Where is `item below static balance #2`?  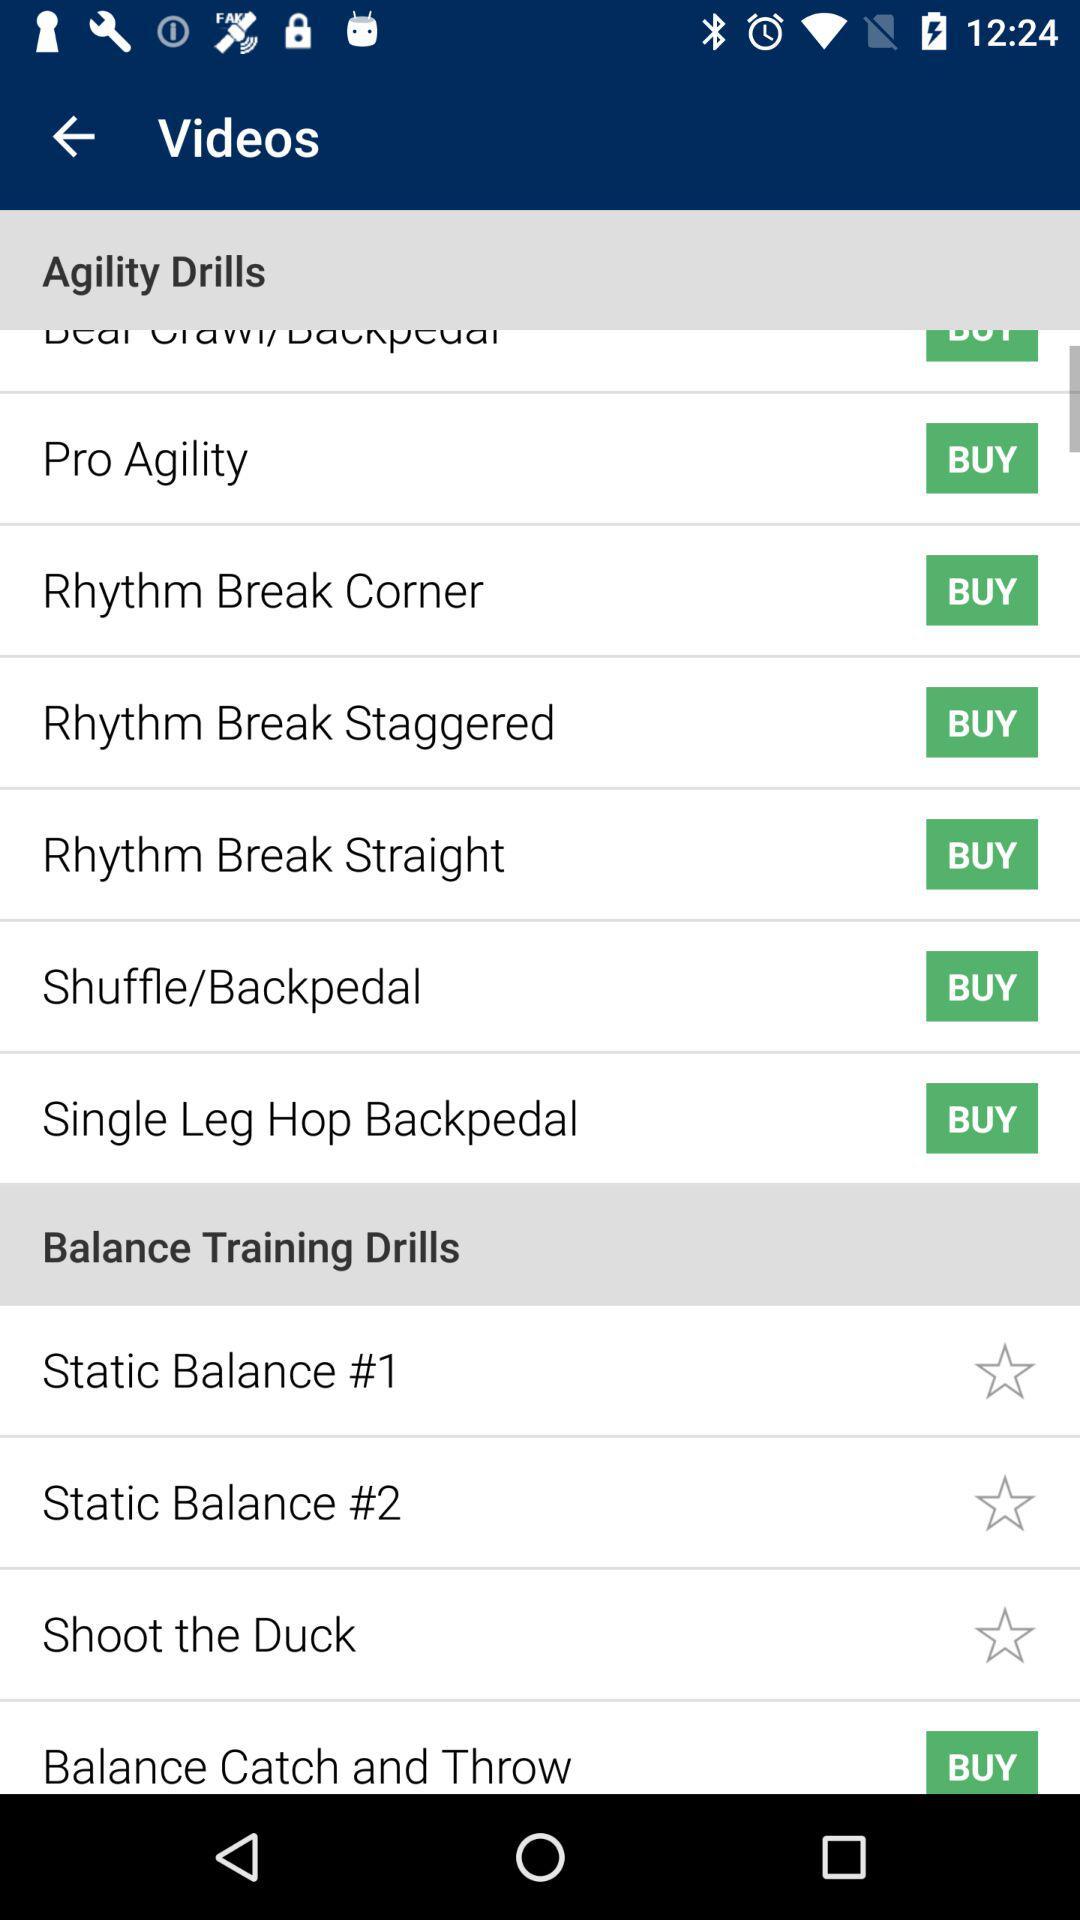 item below static balance #2 is located at coordinates (495, 1618).